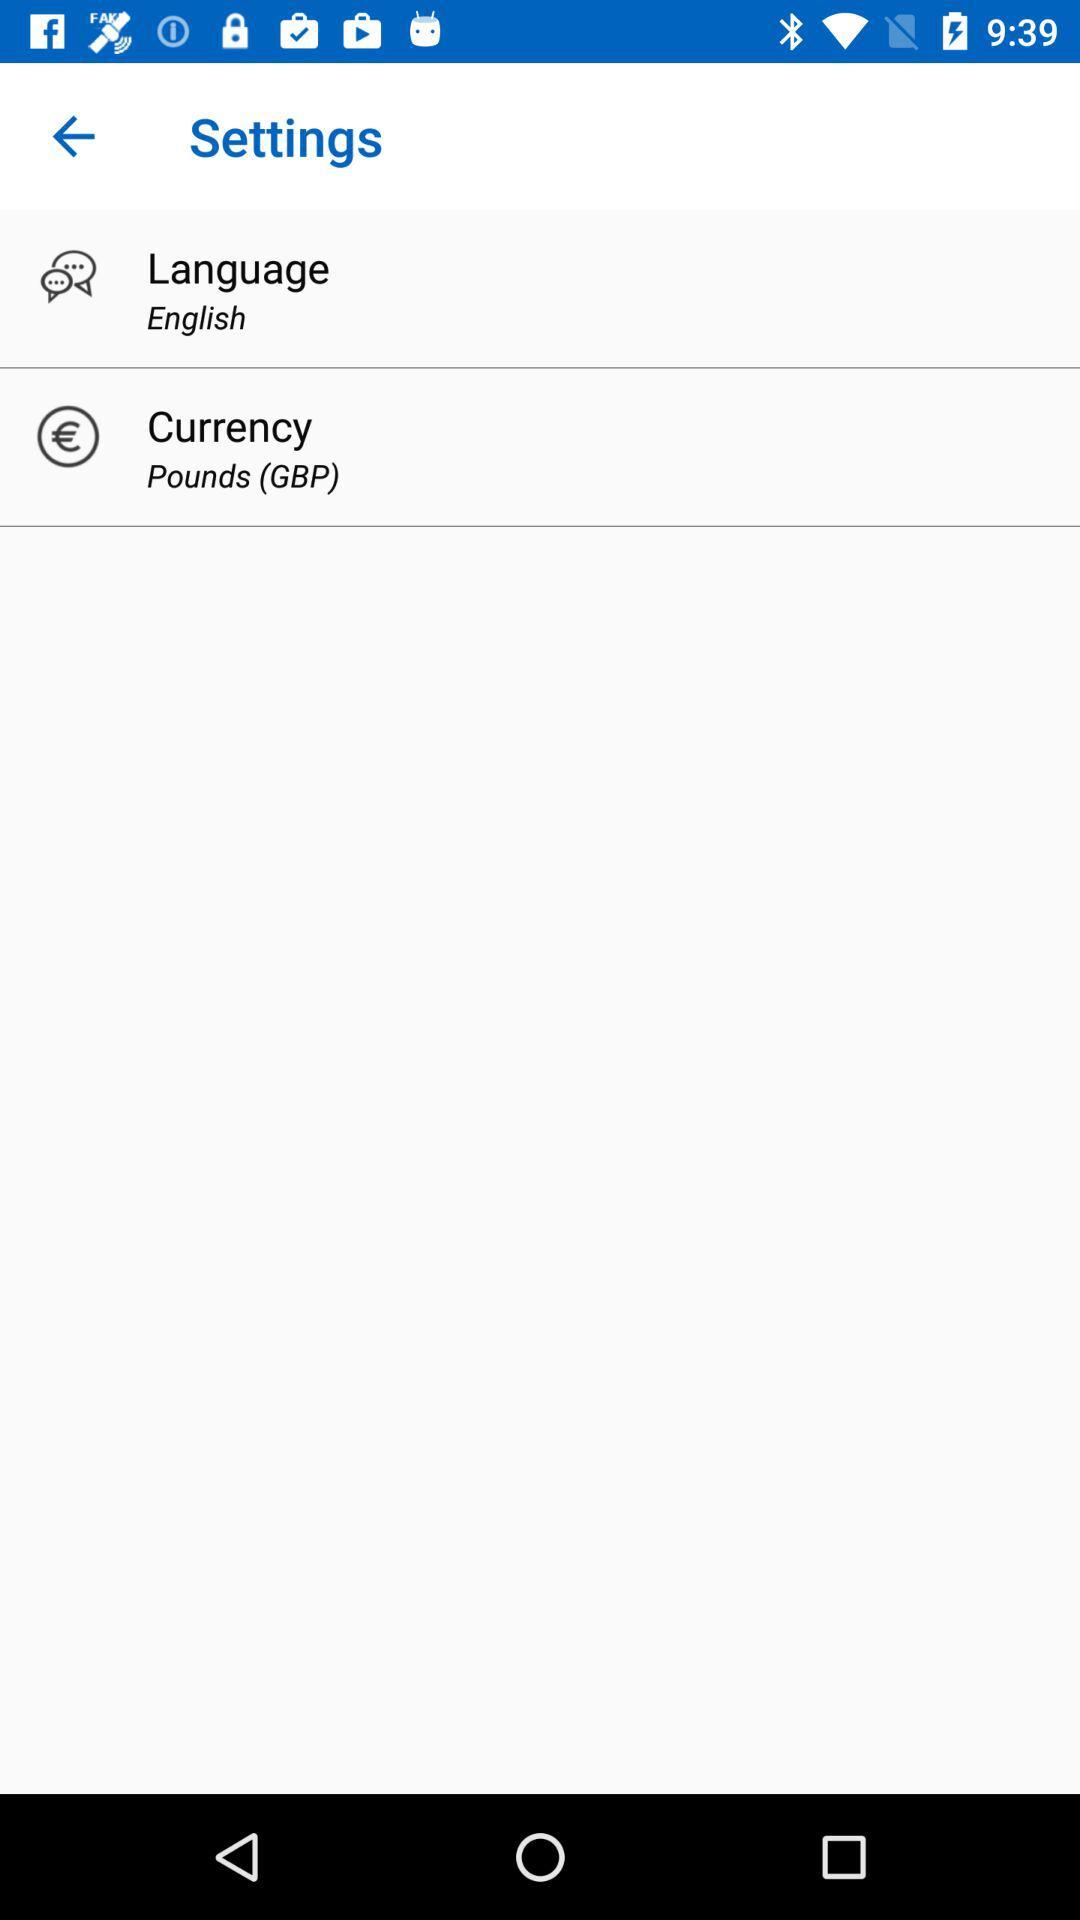 The width and height of the screenshot is (1080, 1920). What do you see at coordinates (228, 424) in the screenshot?
I see `currency item` at bounding box center [228, 424].